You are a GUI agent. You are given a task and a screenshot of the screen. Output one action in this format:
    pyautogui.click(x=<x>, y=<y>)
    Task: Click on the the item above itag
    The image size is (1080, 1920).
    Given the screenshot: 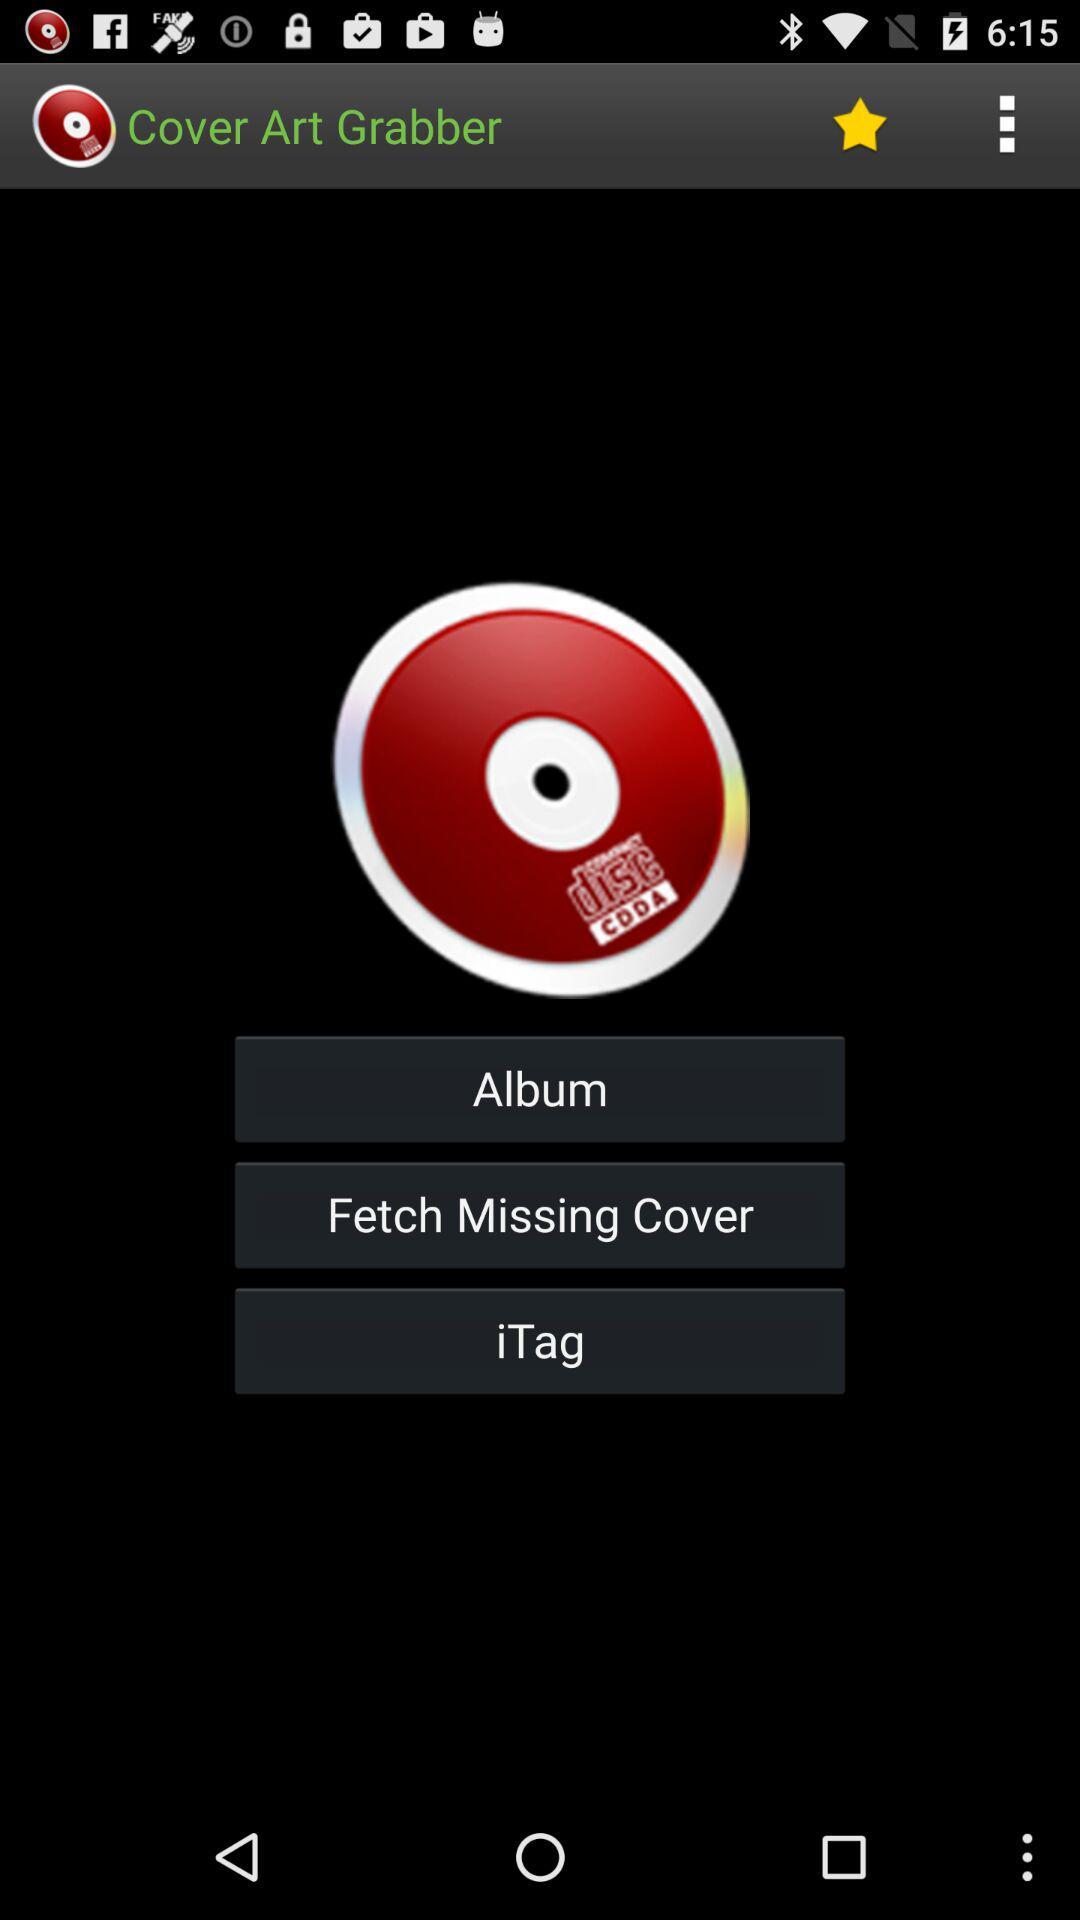 What is the action you would take?
    pyautogui.click(x=540, y=1213)
    